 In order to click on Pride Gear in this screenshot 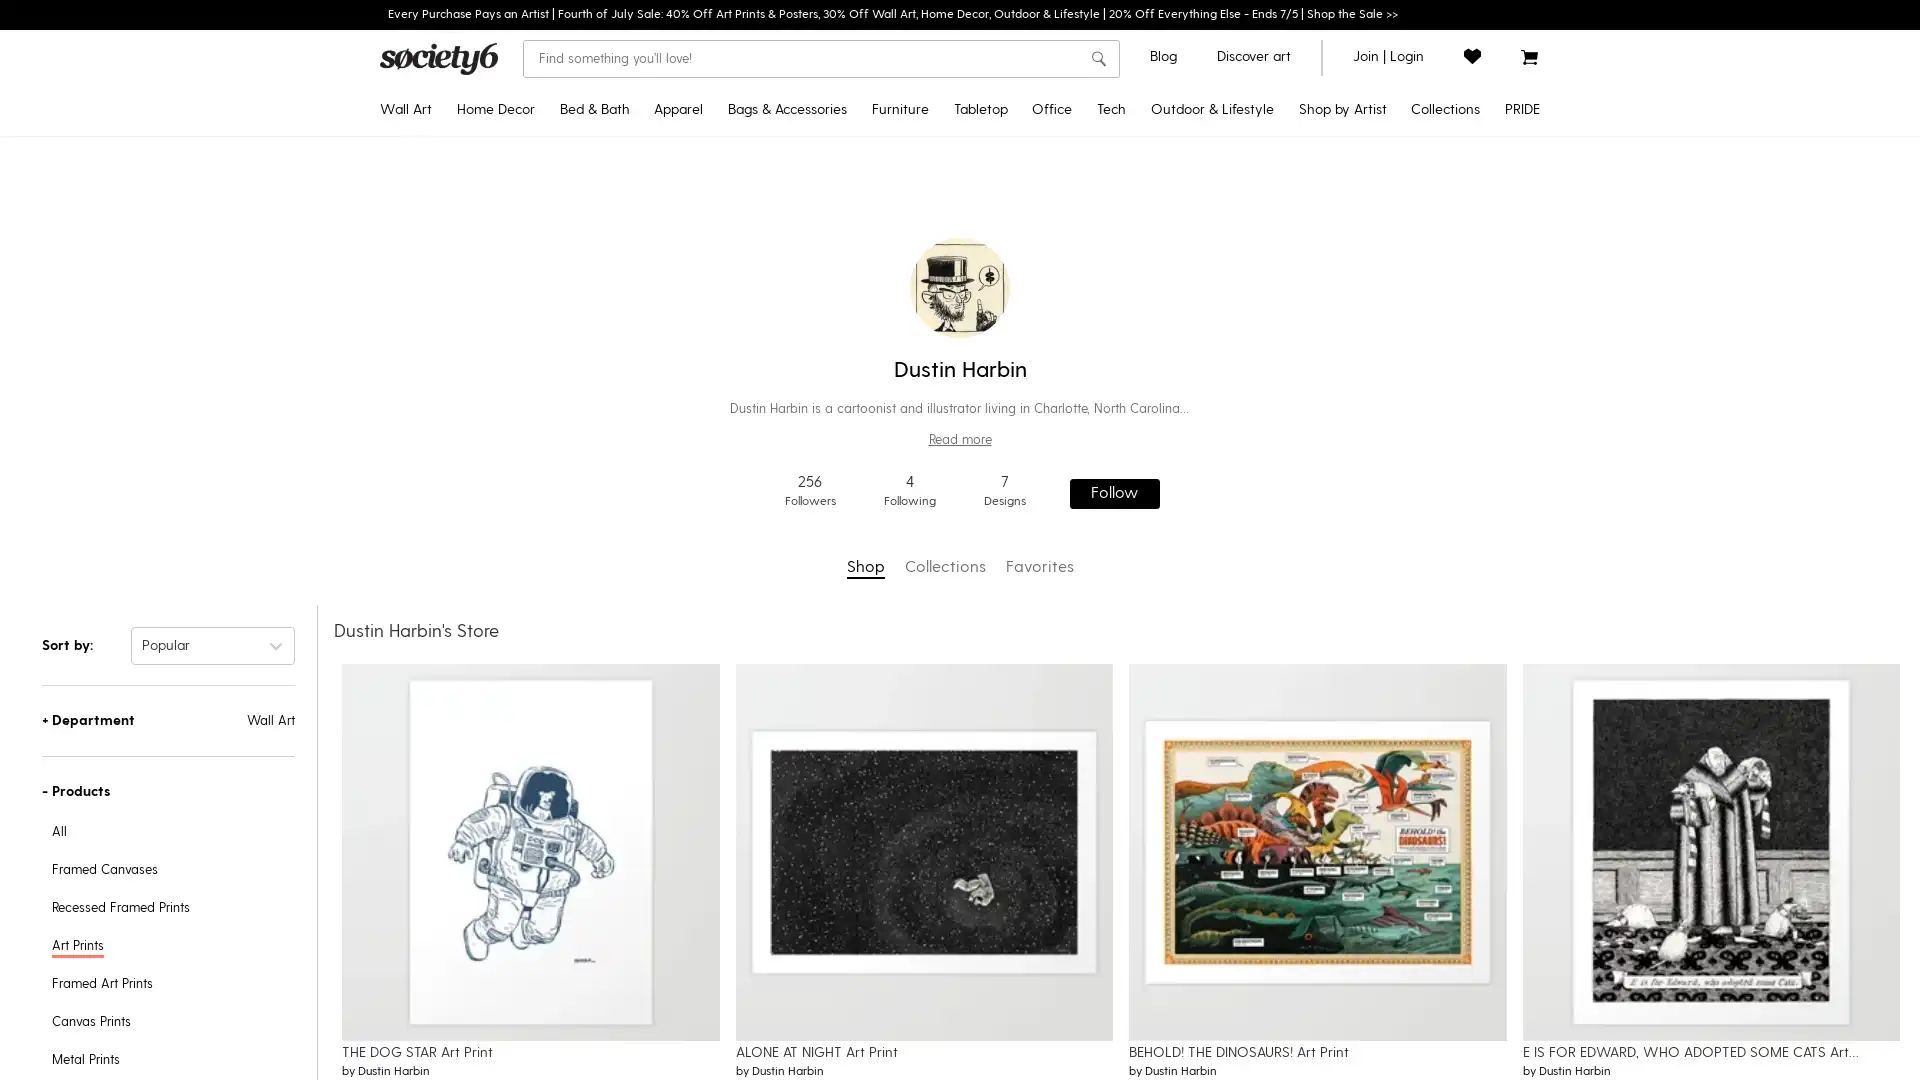, I will do `click(1442, 224)`.